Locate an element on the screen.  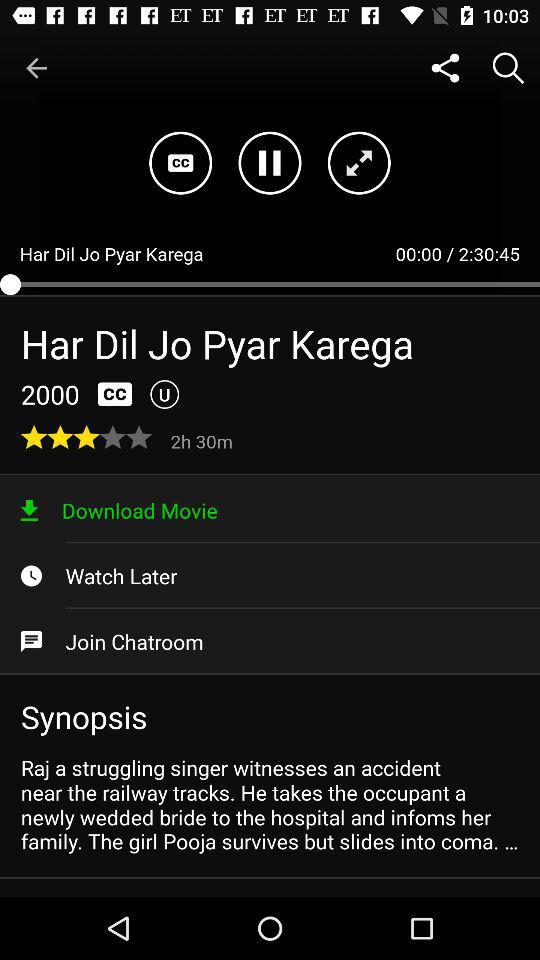
item below the synopsis is located at coordinates (270, 804).